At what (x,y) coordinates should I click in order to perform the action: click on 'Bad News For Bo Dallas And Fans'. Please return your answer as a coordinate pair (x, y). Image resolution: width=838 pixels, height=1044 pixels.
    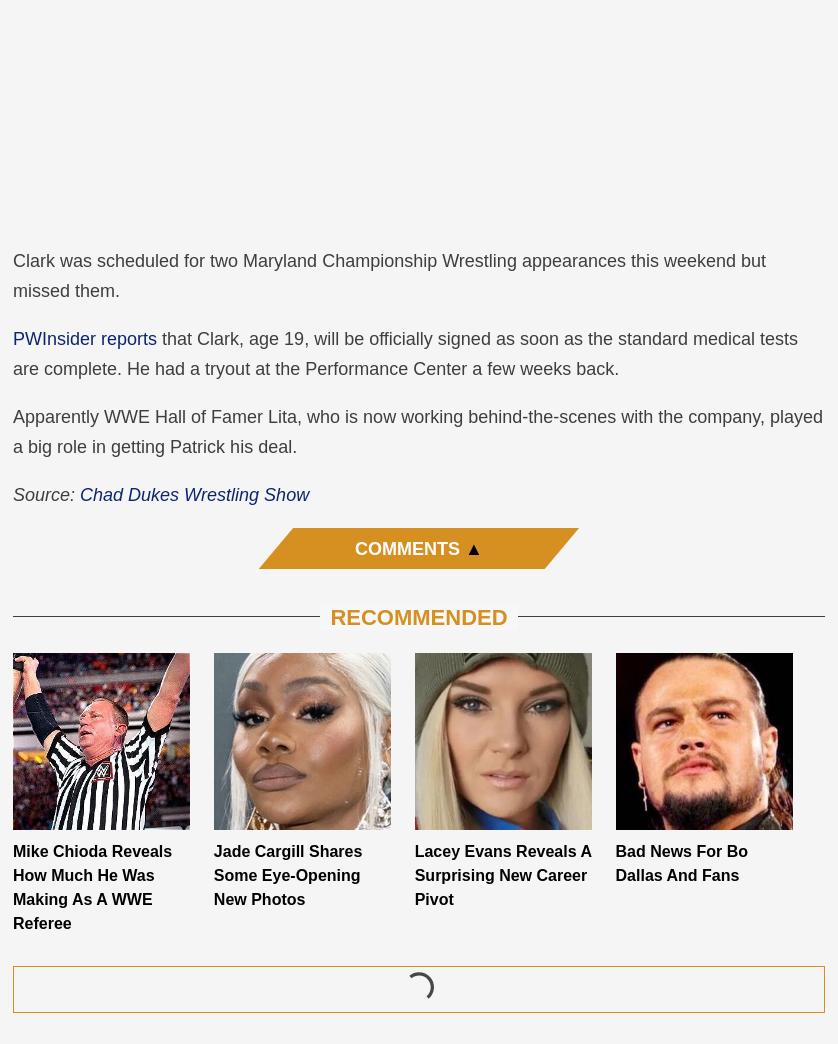
    Looking at the image, I should click on (680, 863).